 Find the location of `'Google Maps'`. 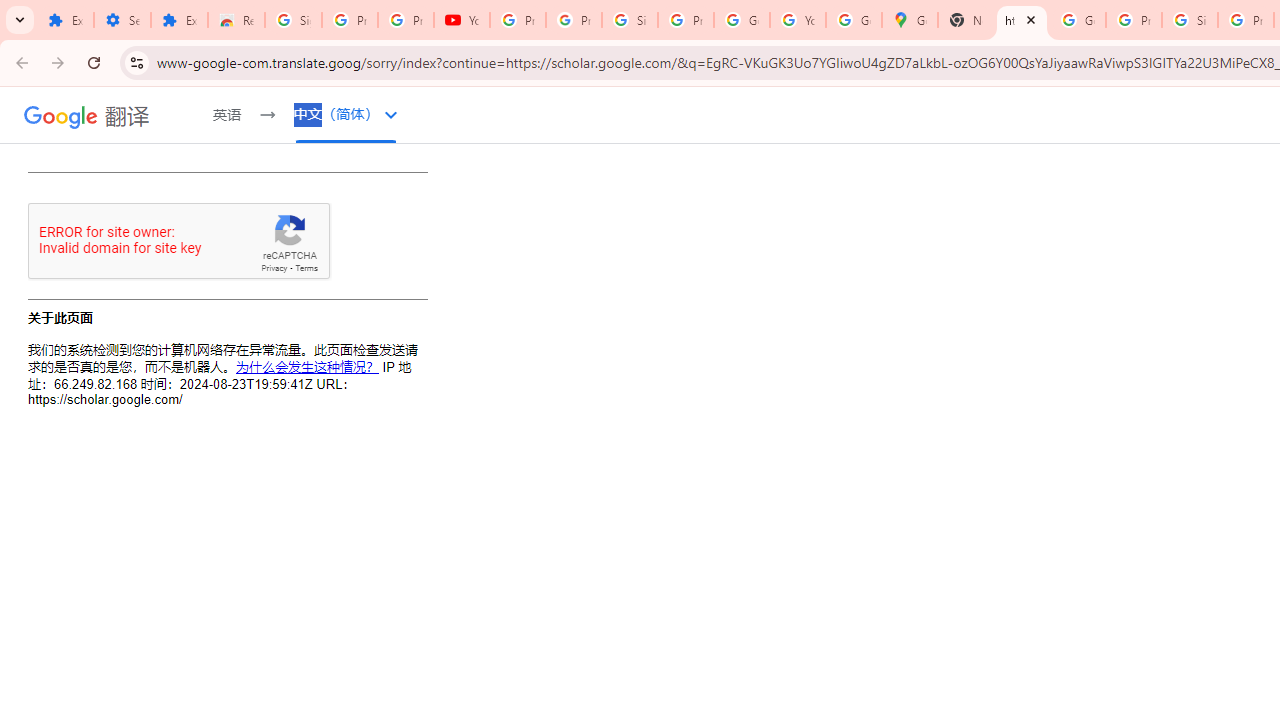

'Google Maps' is located at coordinates (909, 20).